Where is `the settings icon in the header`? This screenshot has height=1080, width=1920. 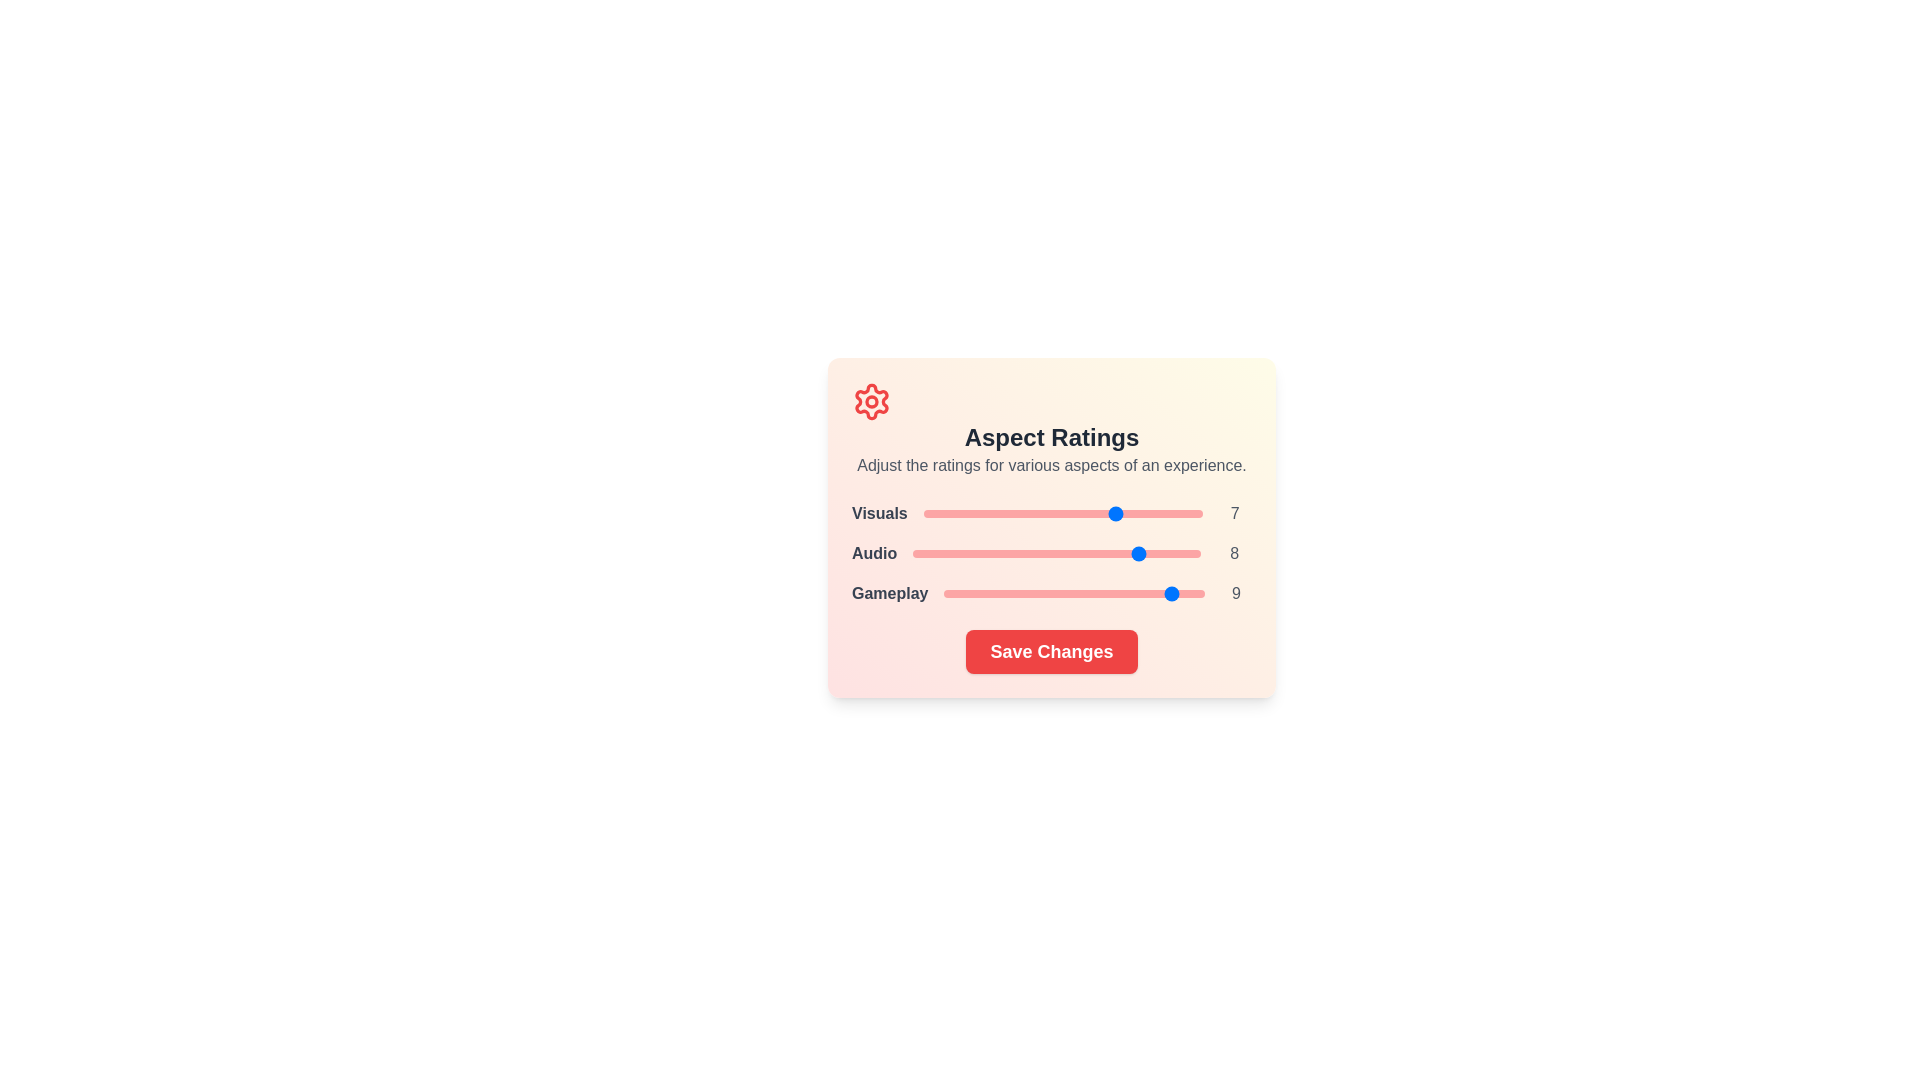 the settings icon in the header is located at coordinates (872, 401).